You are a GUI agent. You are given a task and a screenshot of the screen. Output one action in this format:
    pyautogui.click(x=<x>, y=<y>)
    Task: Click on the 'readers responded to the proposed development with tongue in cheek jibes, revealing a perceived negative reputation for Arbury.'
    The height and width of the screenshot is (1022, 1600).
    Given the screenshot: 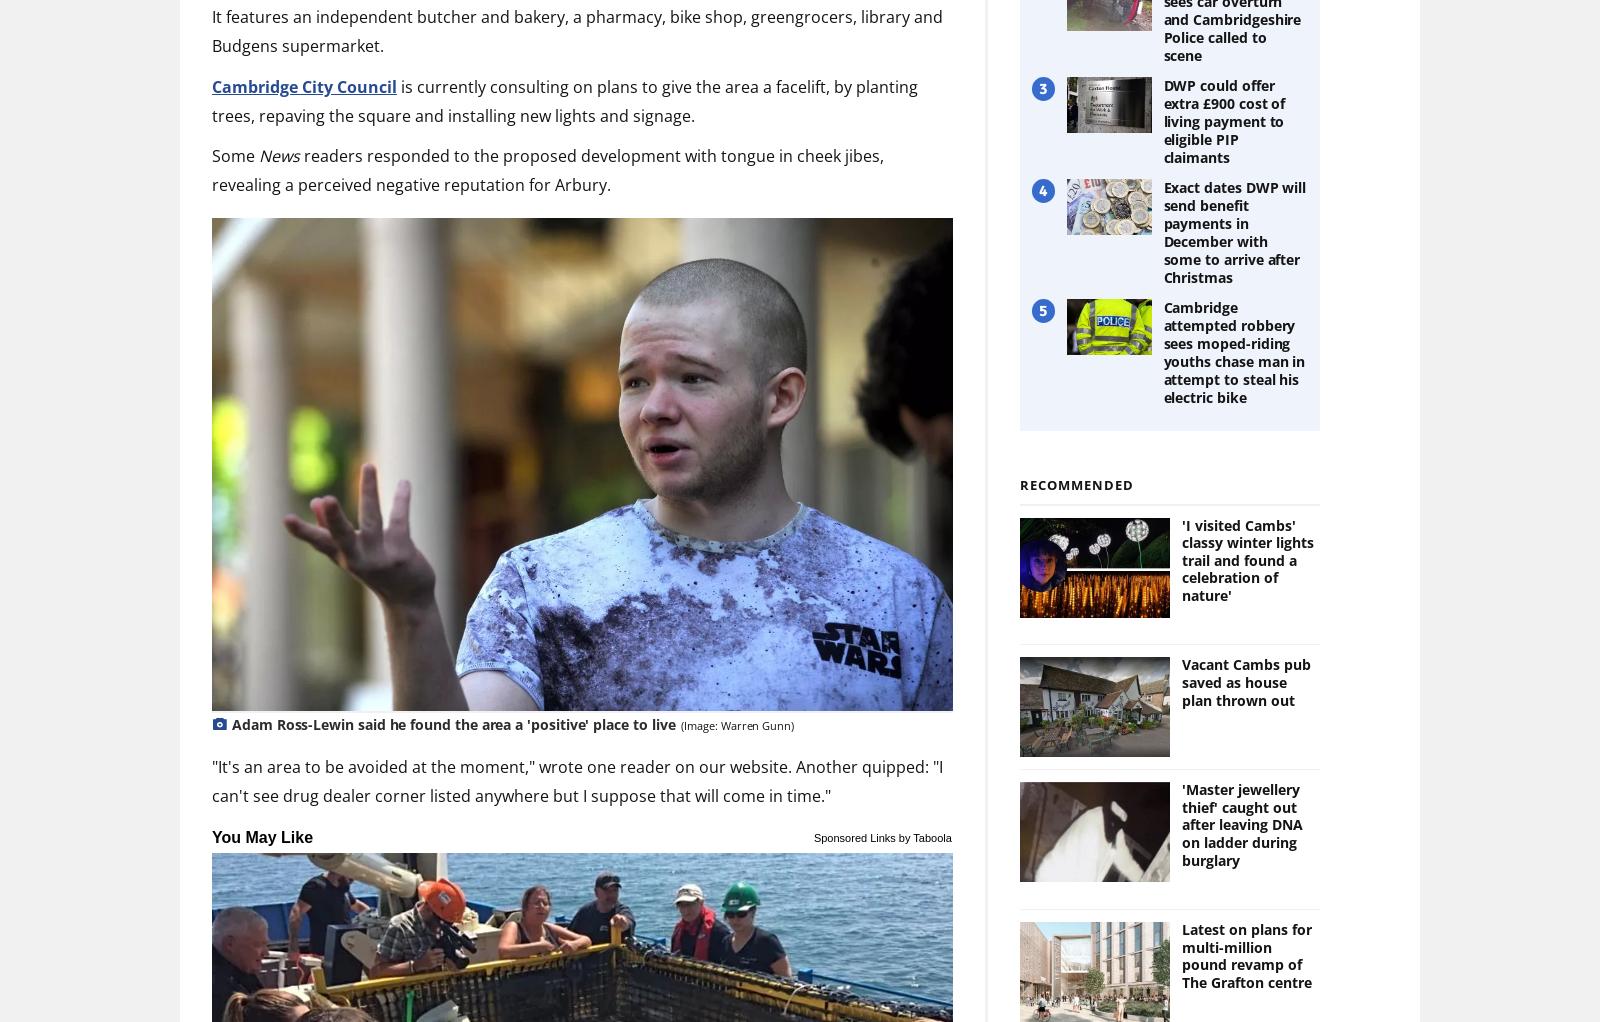 What is the action you would take?
    pyautogui.click(x=547, y=169)
    